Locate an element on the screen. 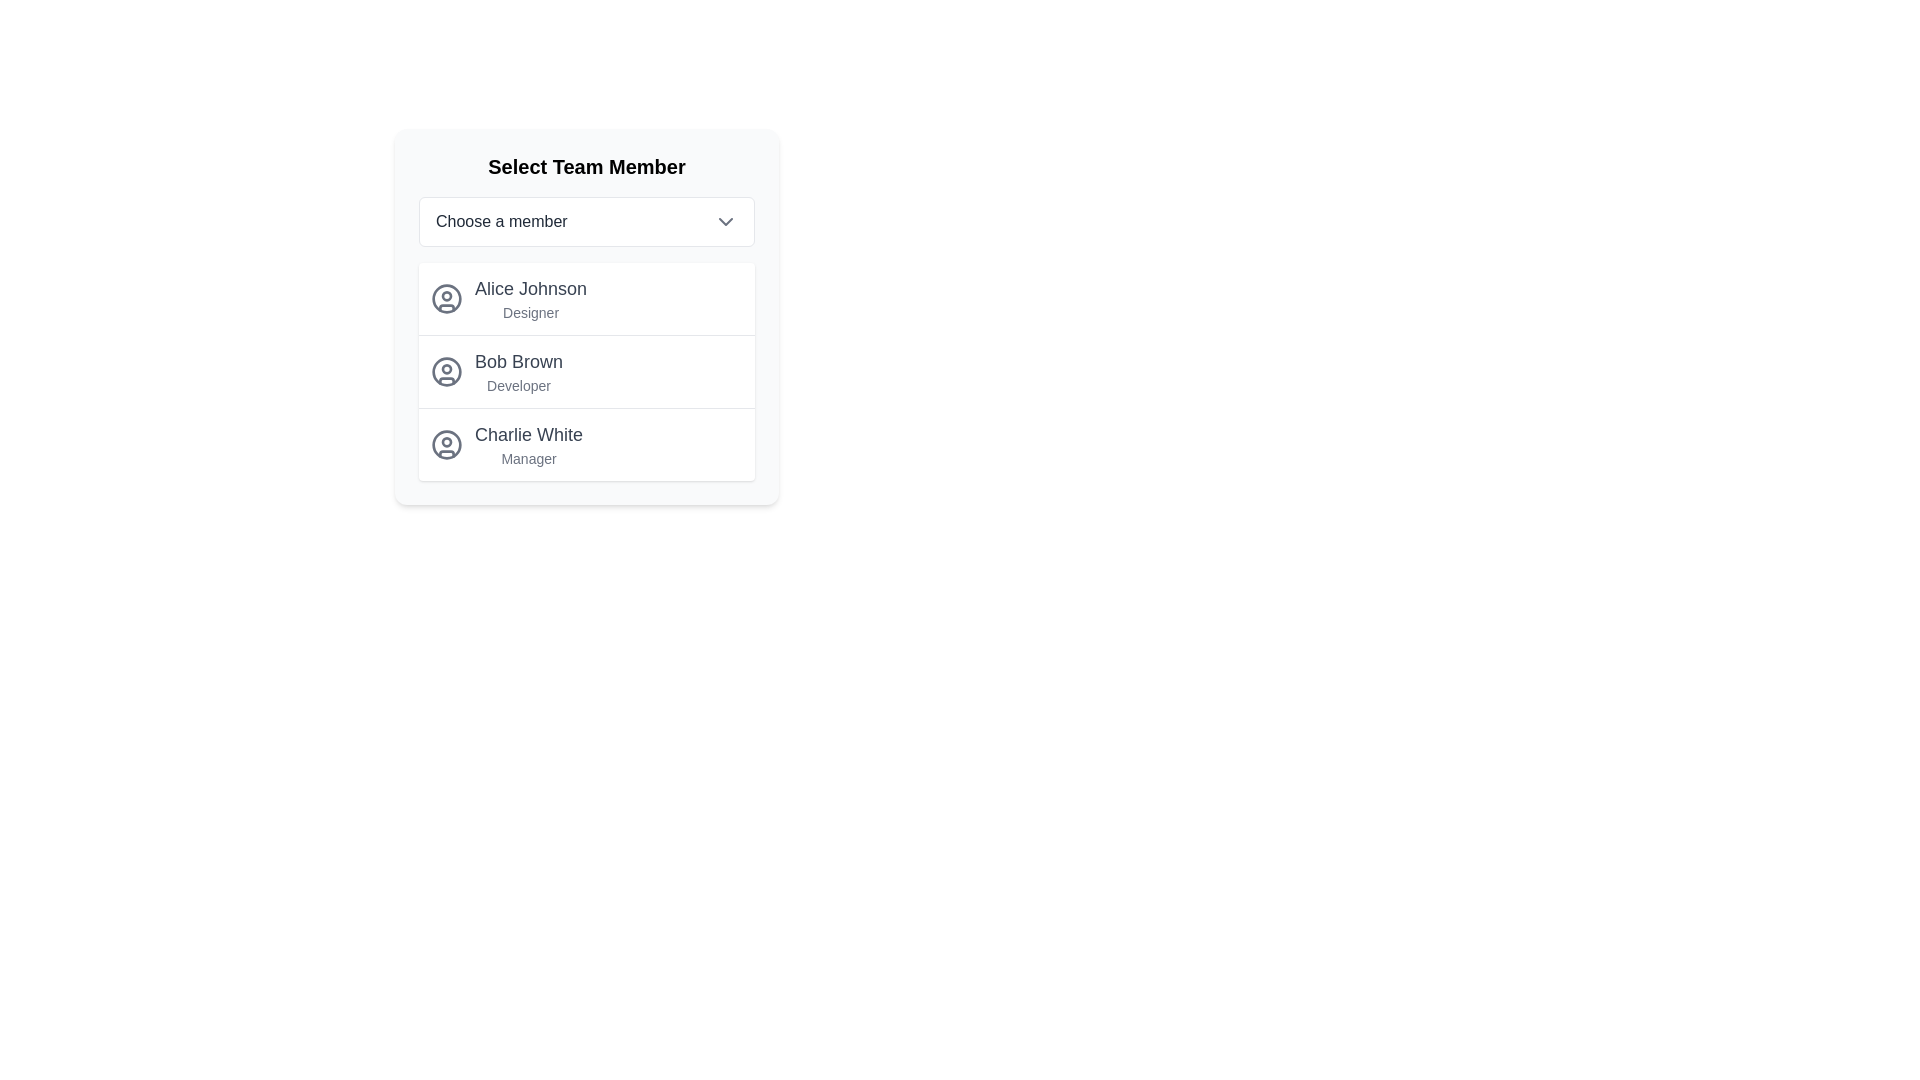 This screenshot has height=1080, width=1920. the user profile icon representing 'Alice Johnson Designer' located on the left side of the text in the 'Select Team Member' interface is located at coordinates (445, 299).